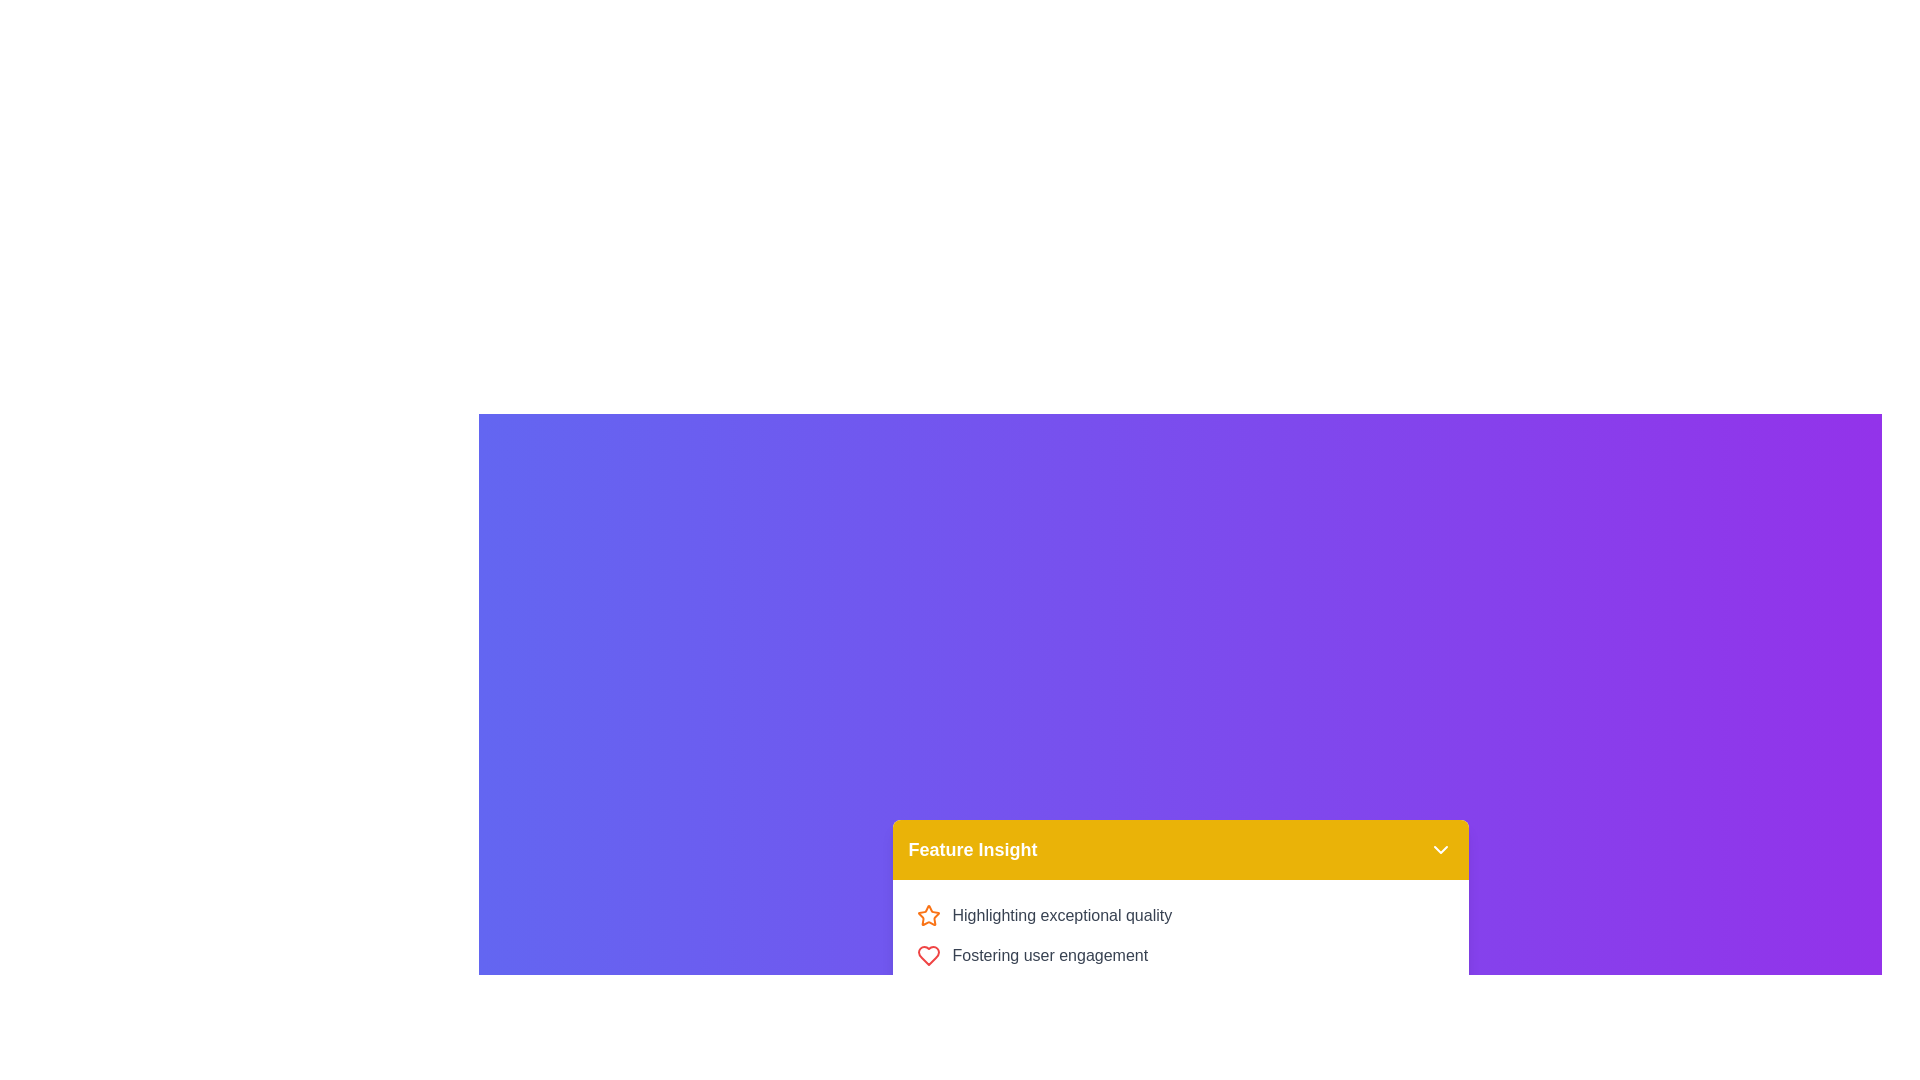 Image resolution: width=1920 pixels, height=1080 pixels. I want to click on the second text label in the 'Feature Insight' UI card, which provides additional context for a feature, so click(1049, 955).